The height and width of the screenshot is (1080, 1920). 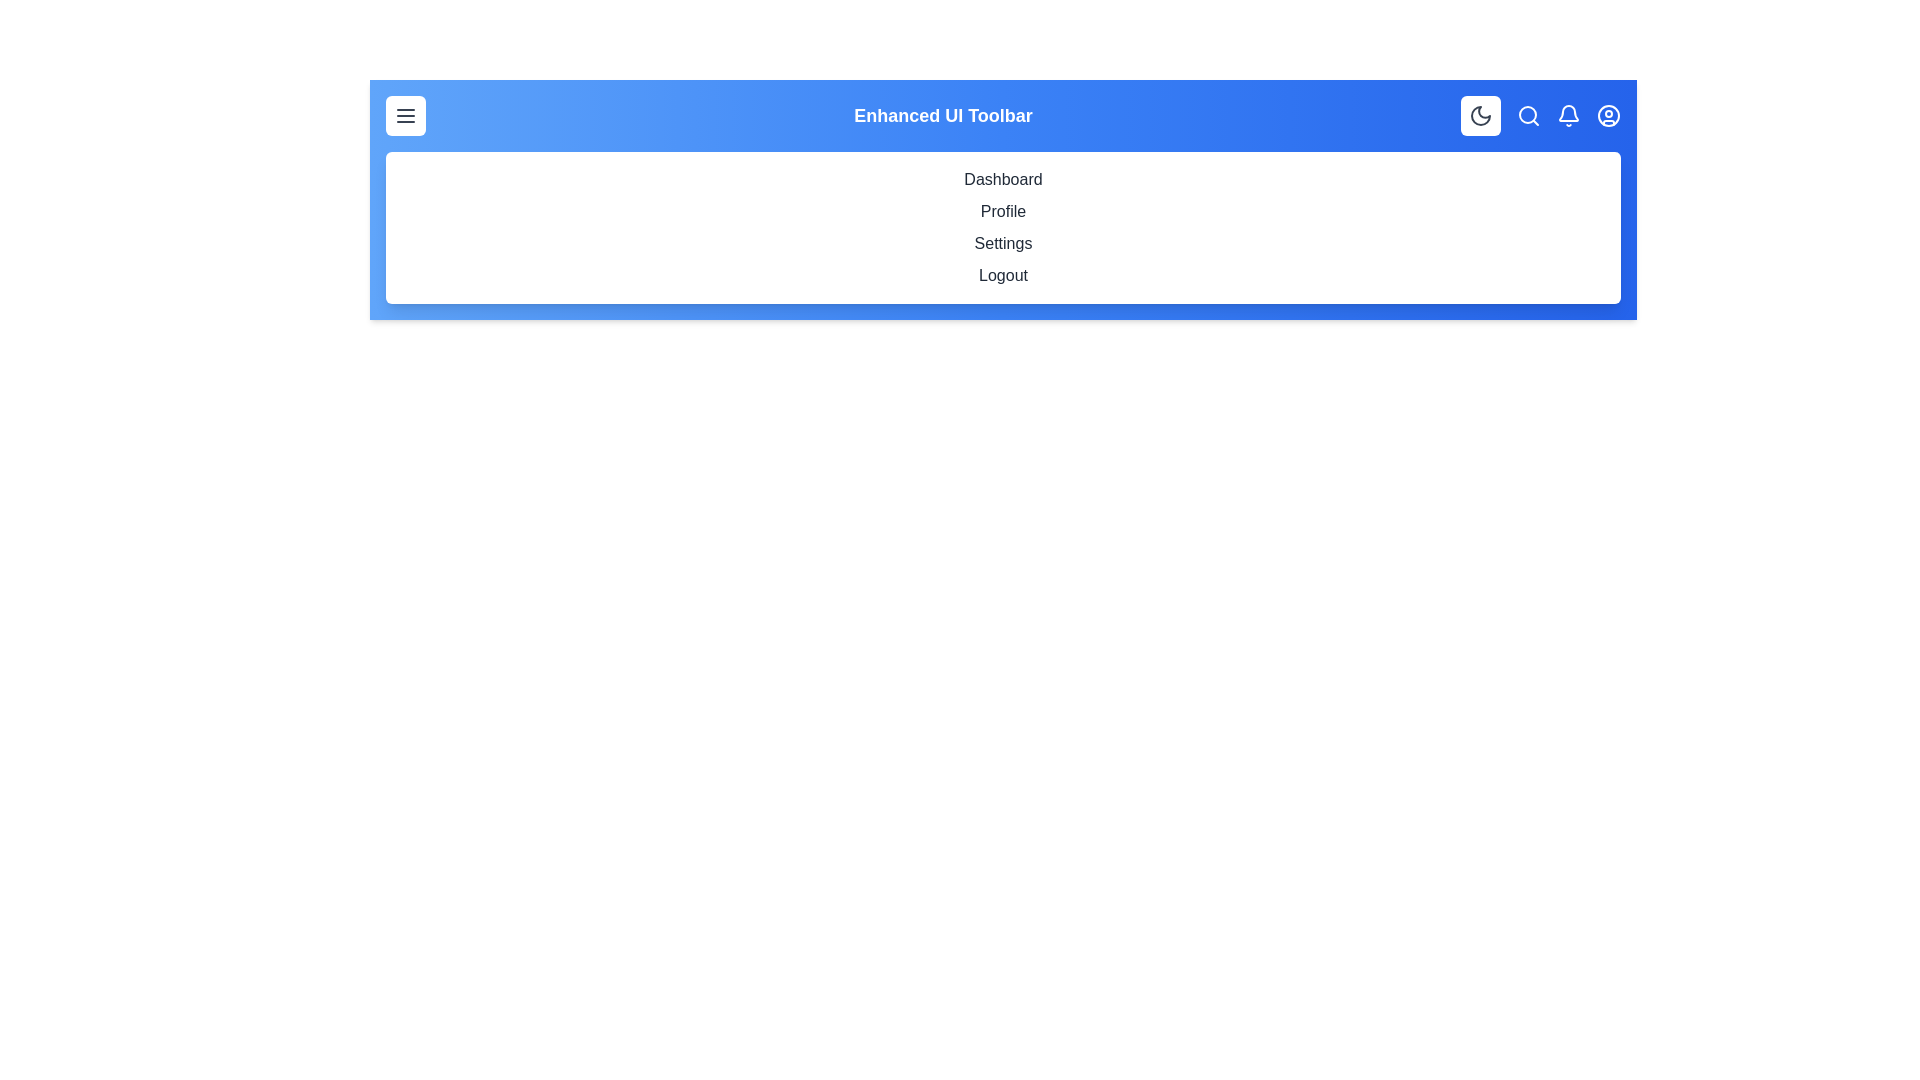 What do you see at coordinates (405, 115) in the screenshot?
I see `the menu toggle button to toggle the menu visibility` at bounding box center [405, 115].